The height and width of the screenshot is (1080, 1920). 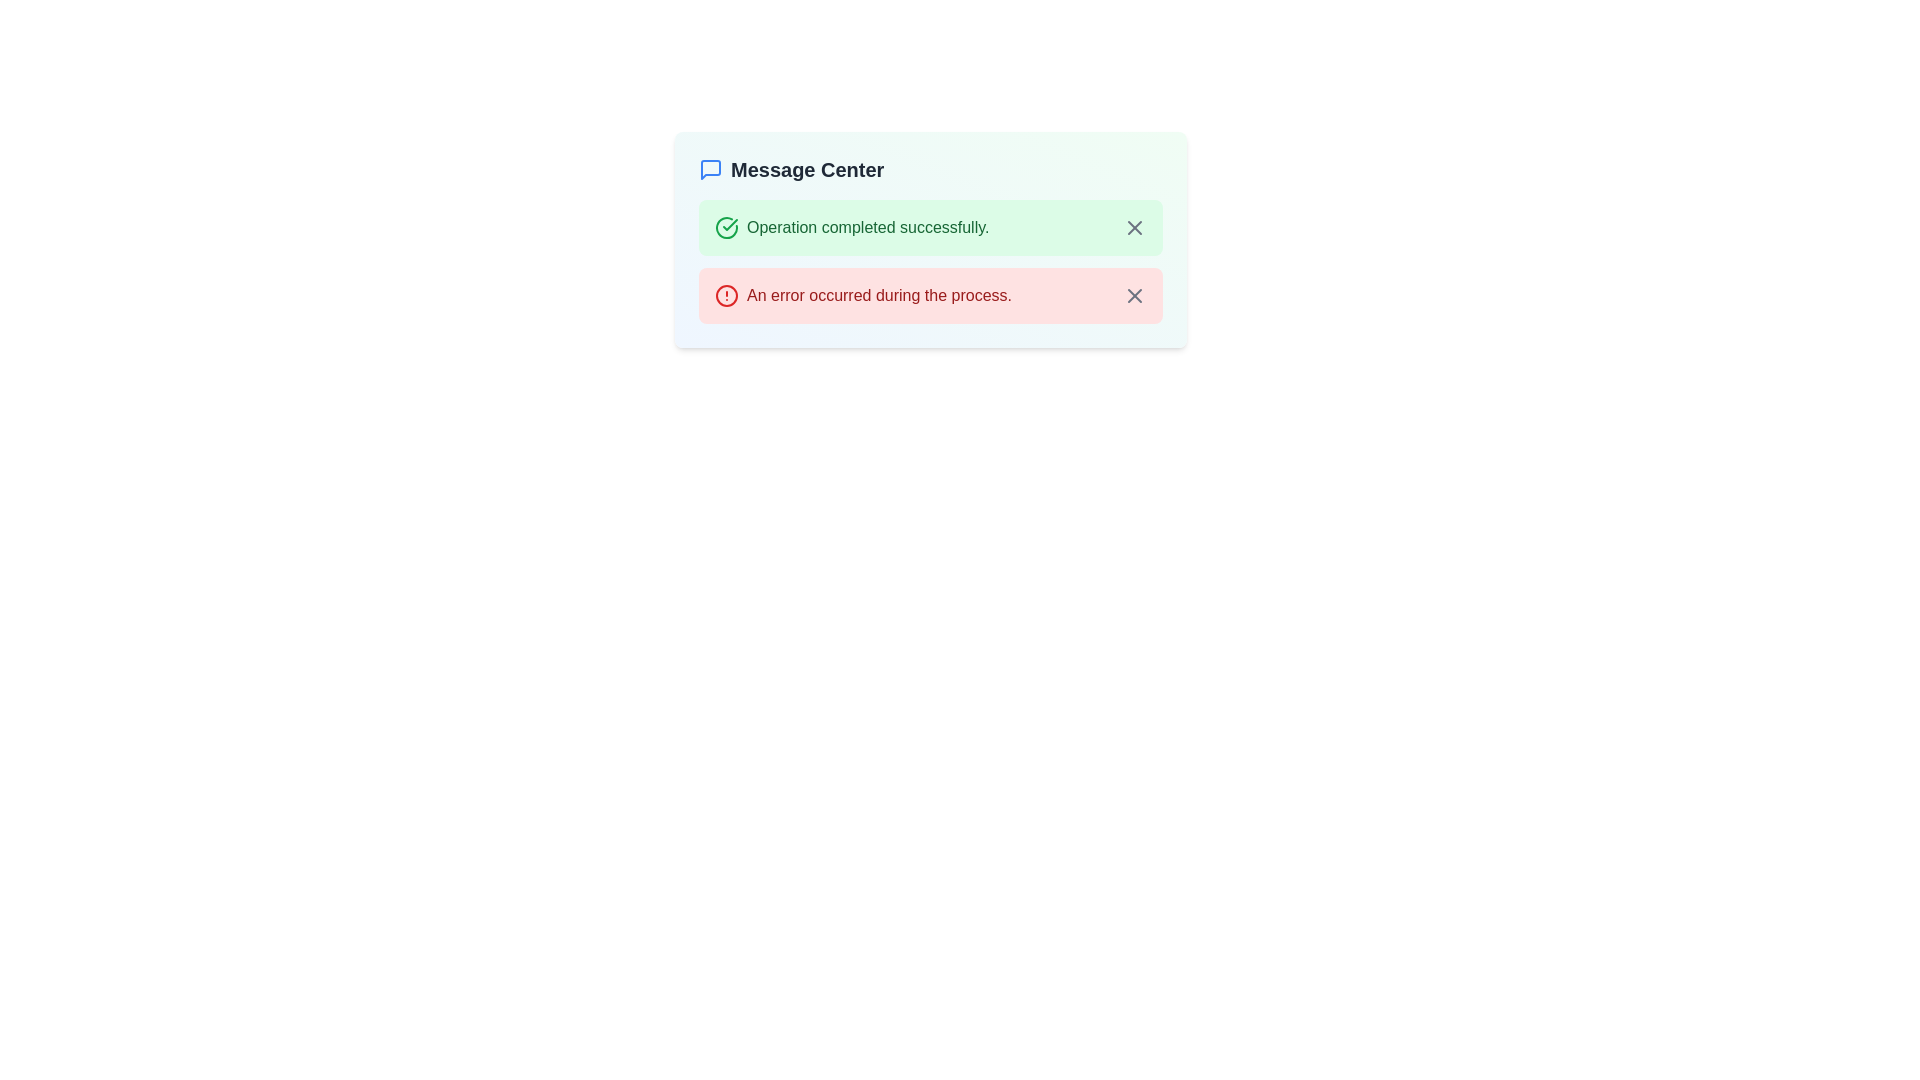 I want to click on the decorative or status-indicating icon located at the top-left corner of the message box that states 'Operation completed successfully', so click(x=725, y=226).